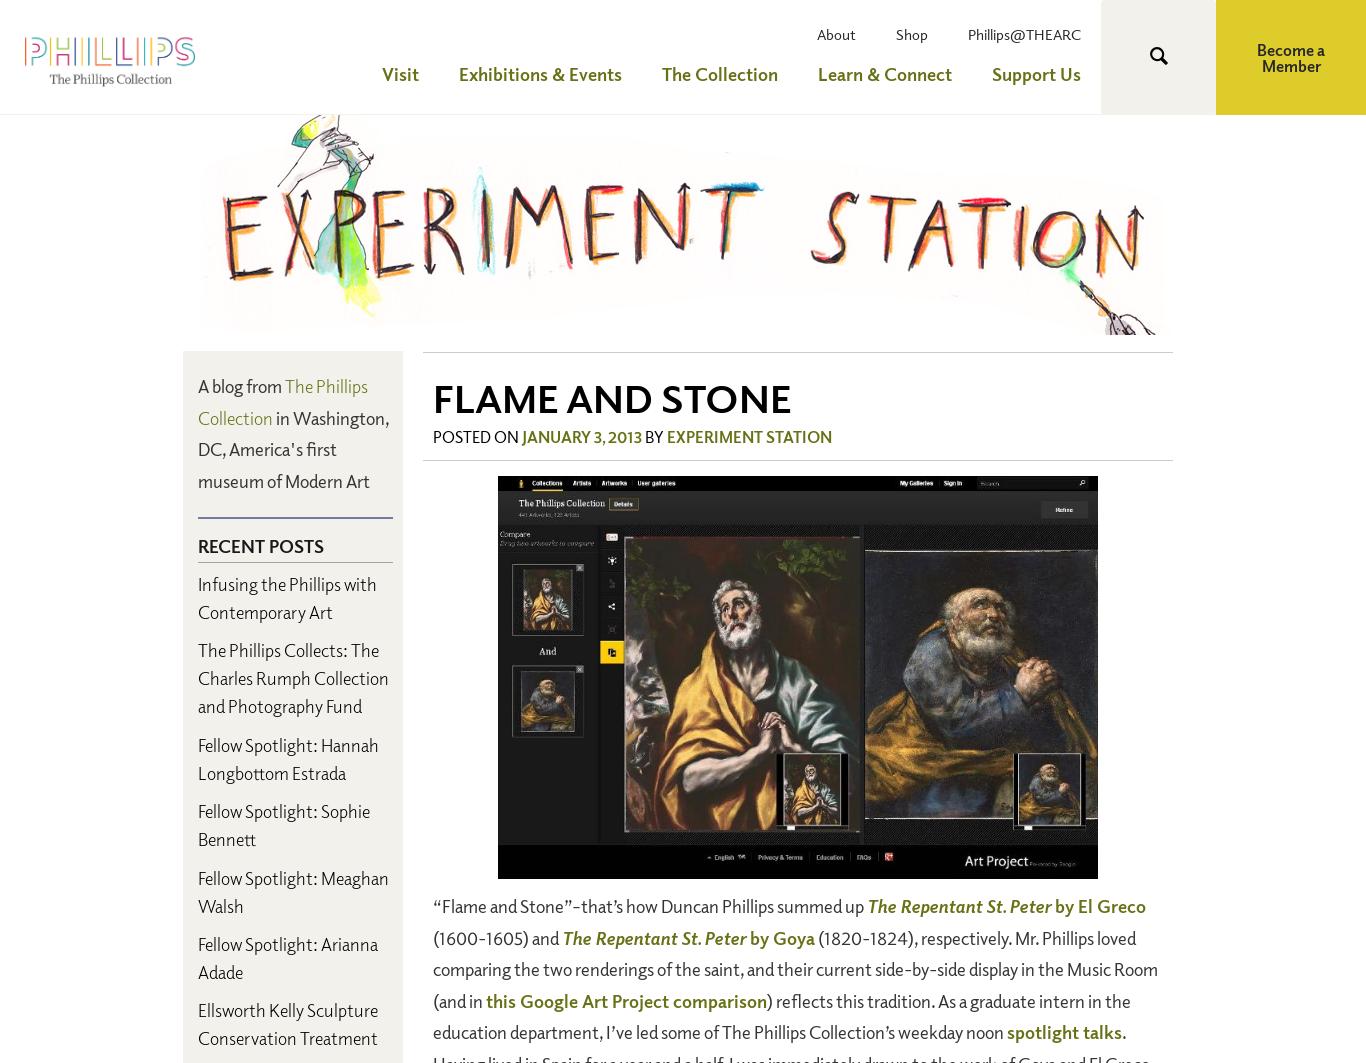 Image resolution: width=1366 pixels, height=1063 pixels. I want to click on 'Experiment Station', so click(749, 436).